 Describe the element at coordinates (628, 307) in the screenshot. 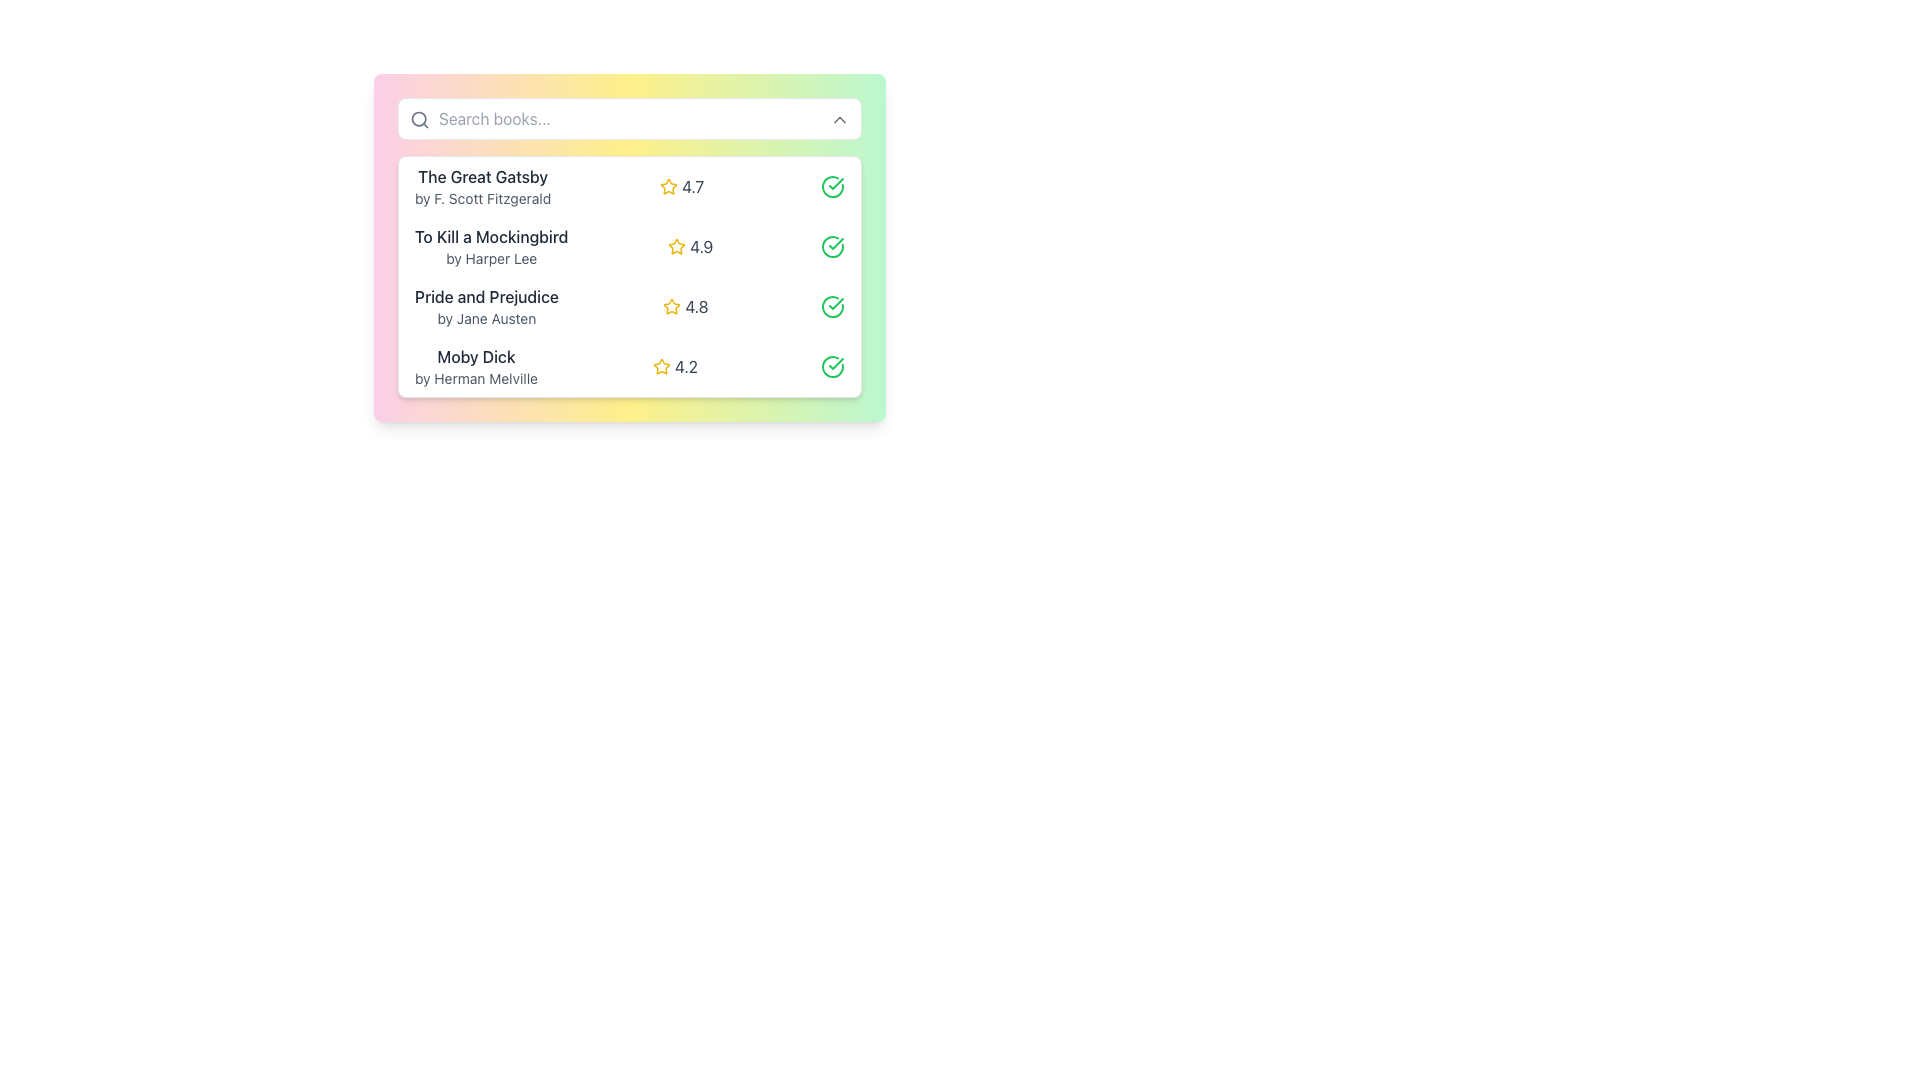

I see `the list item displaying the book 'Pride and Prejudice' by Jane Austen, which includes the book name, author, and rating, located as the third item in the vertical list` at that location.